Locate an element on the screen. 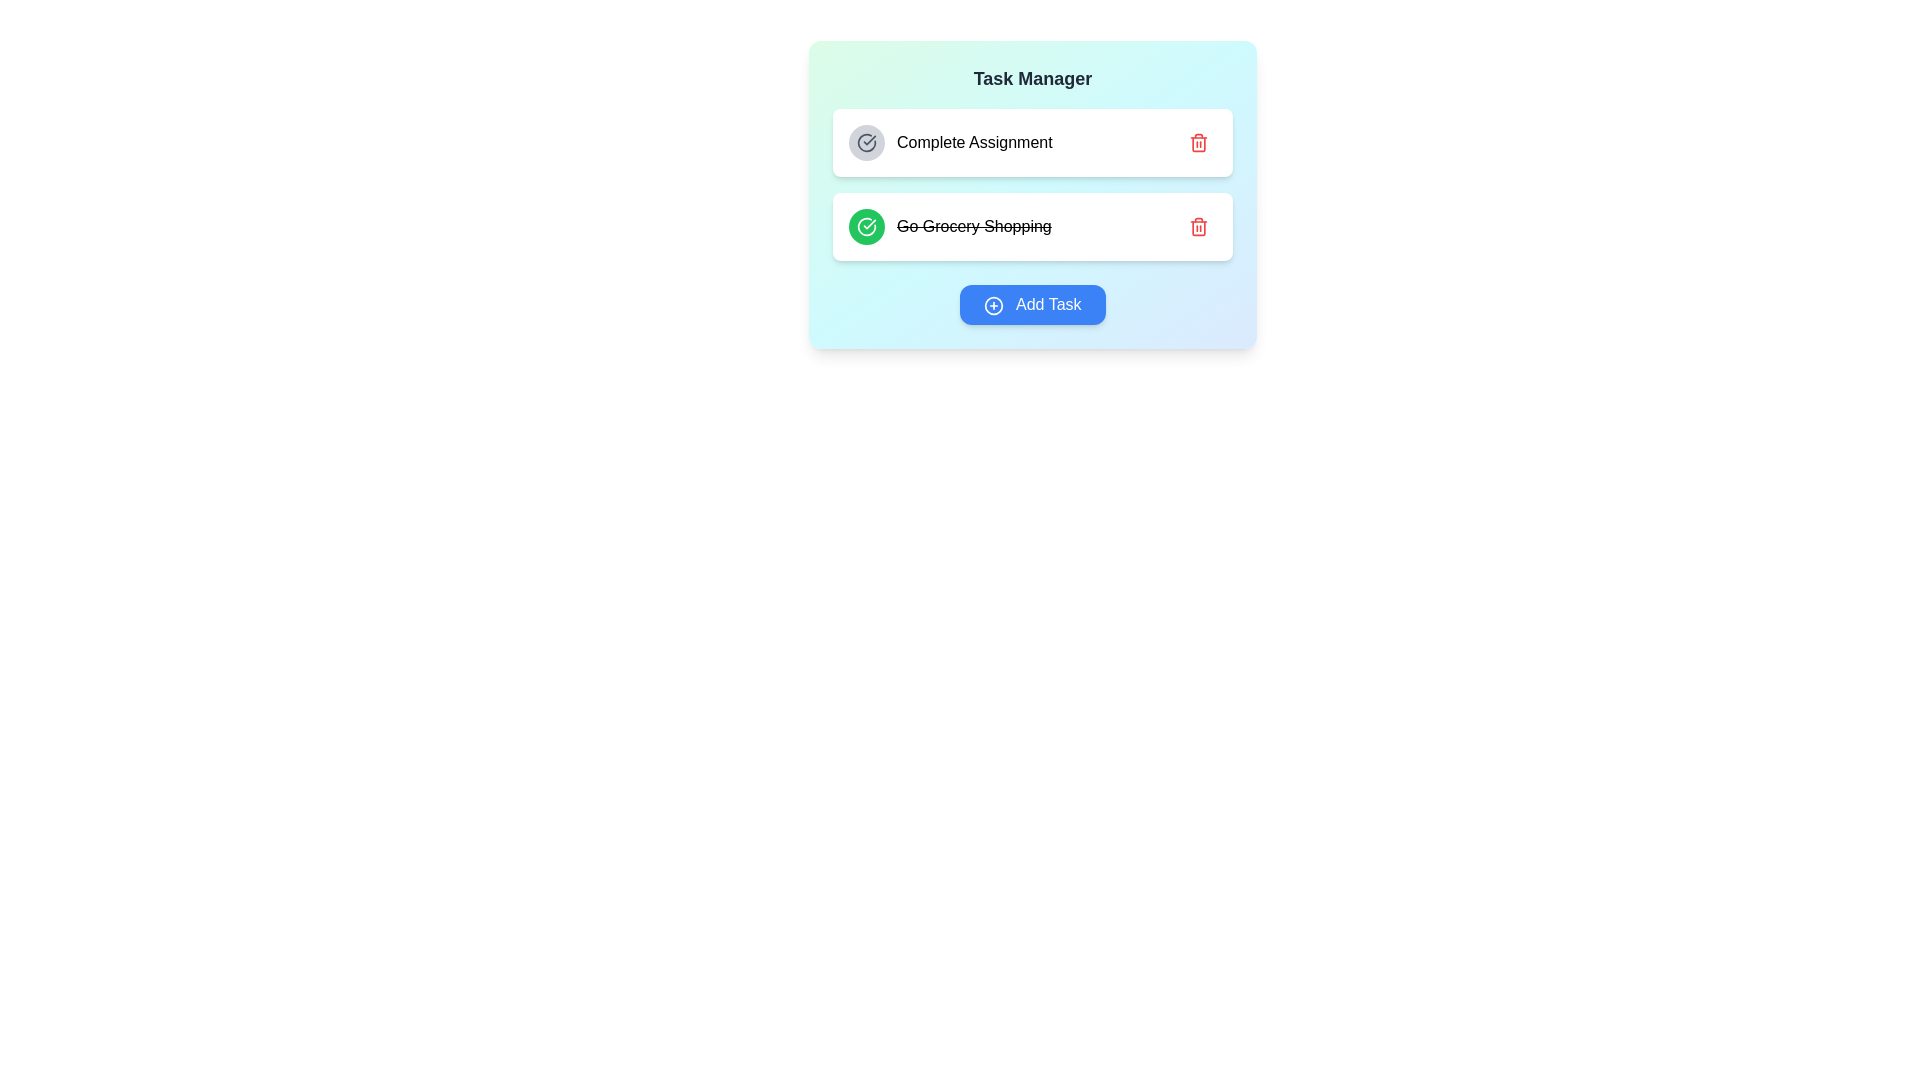  SVG Circle Element inside the 'Add Task' button, which has a hollow center and is part of the primary call-to-action interface is located at coordinates (994, 305).